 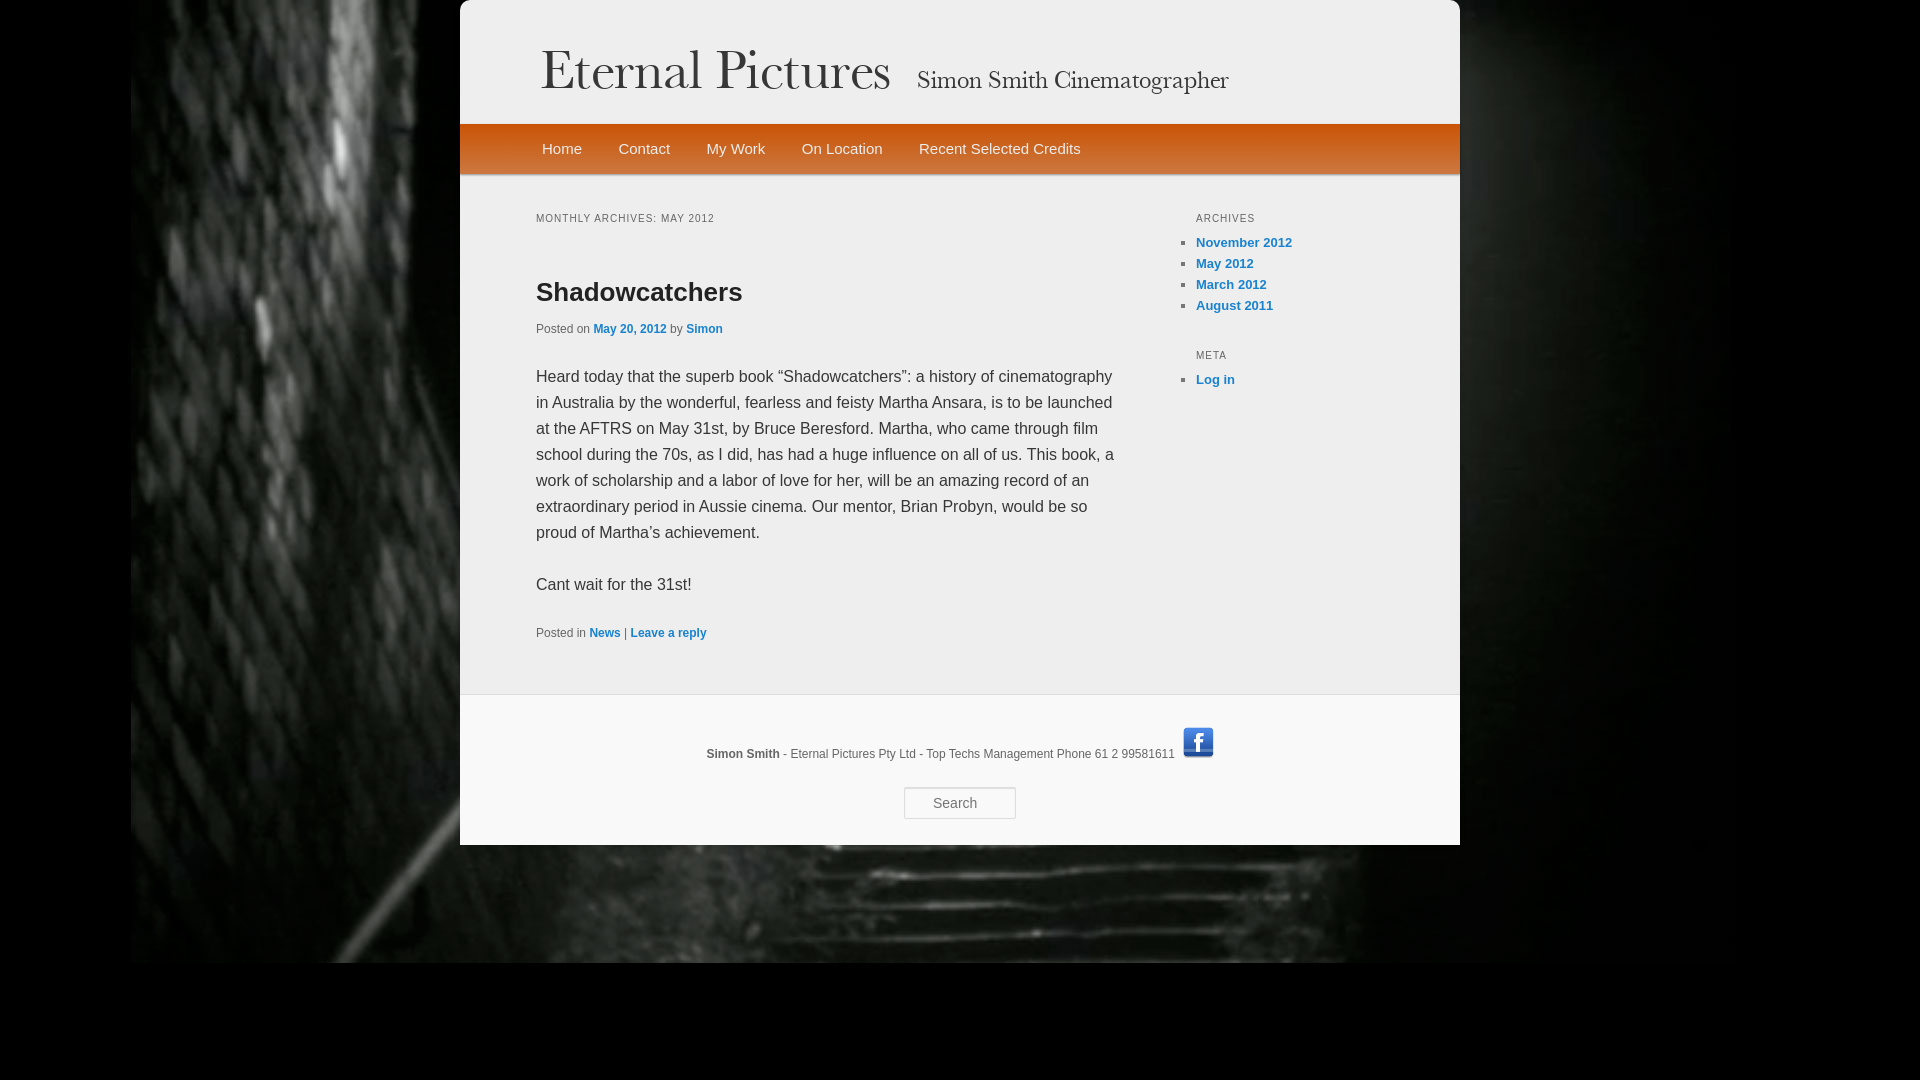 I want to click on 'Log in', so click(x=1214, y=379).